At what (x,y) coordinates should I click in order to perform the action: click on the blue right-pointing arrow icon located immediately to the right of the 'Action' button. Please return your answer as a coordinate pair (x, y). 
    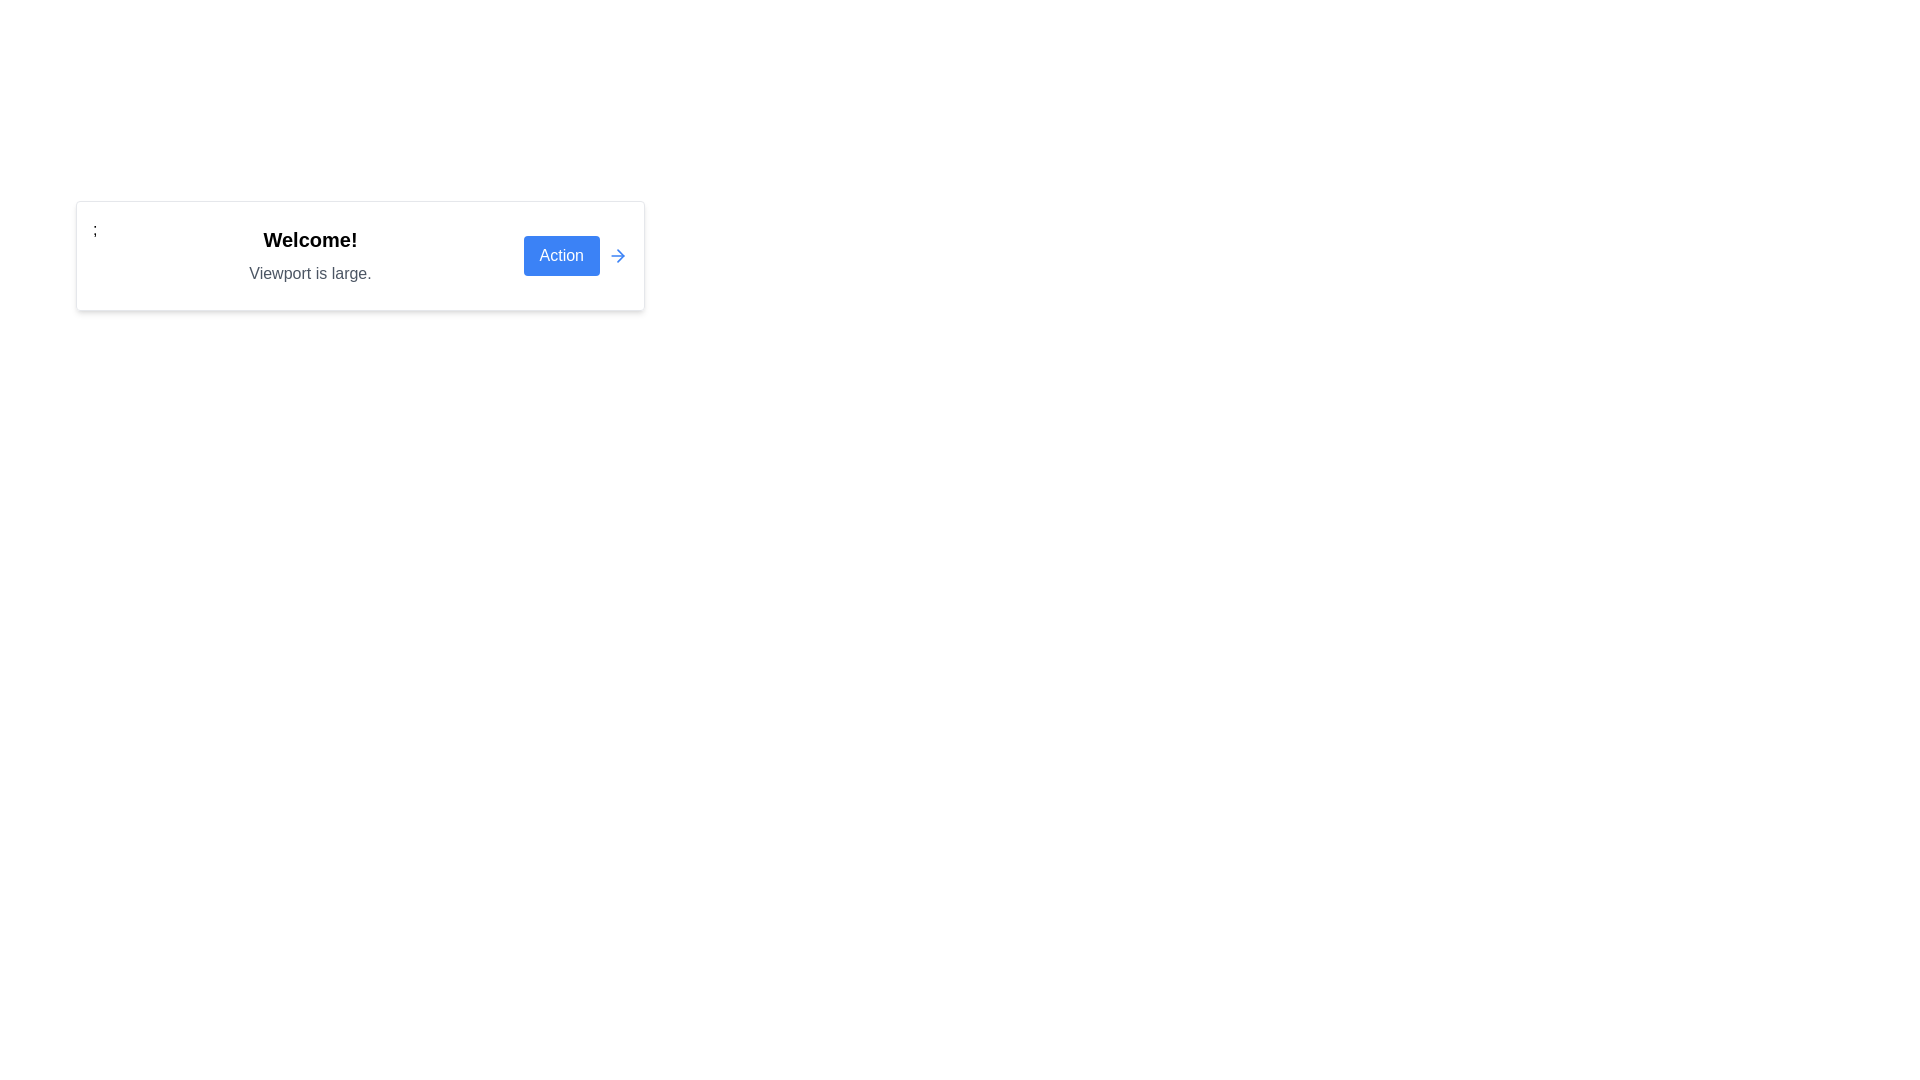
    Looking at the image, I should click on (617, 254).